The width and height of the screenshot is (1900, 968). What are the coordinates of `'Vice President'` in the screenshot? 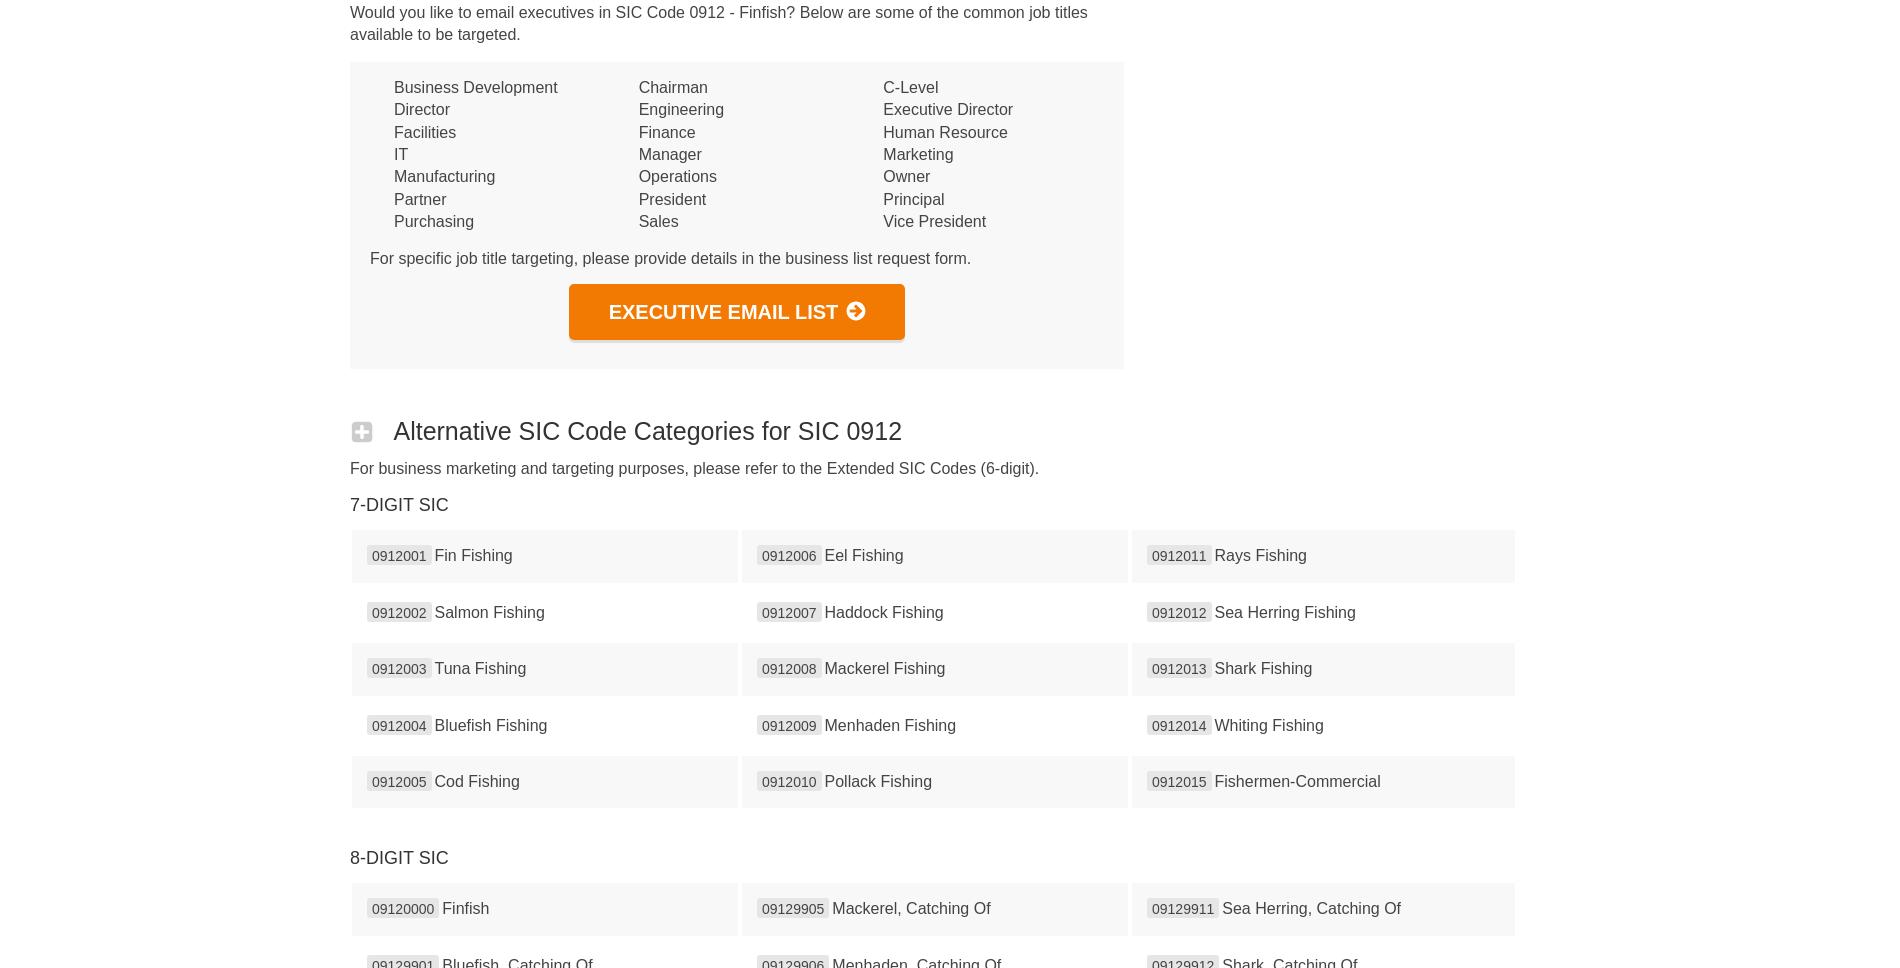 It's located at (933, 220).